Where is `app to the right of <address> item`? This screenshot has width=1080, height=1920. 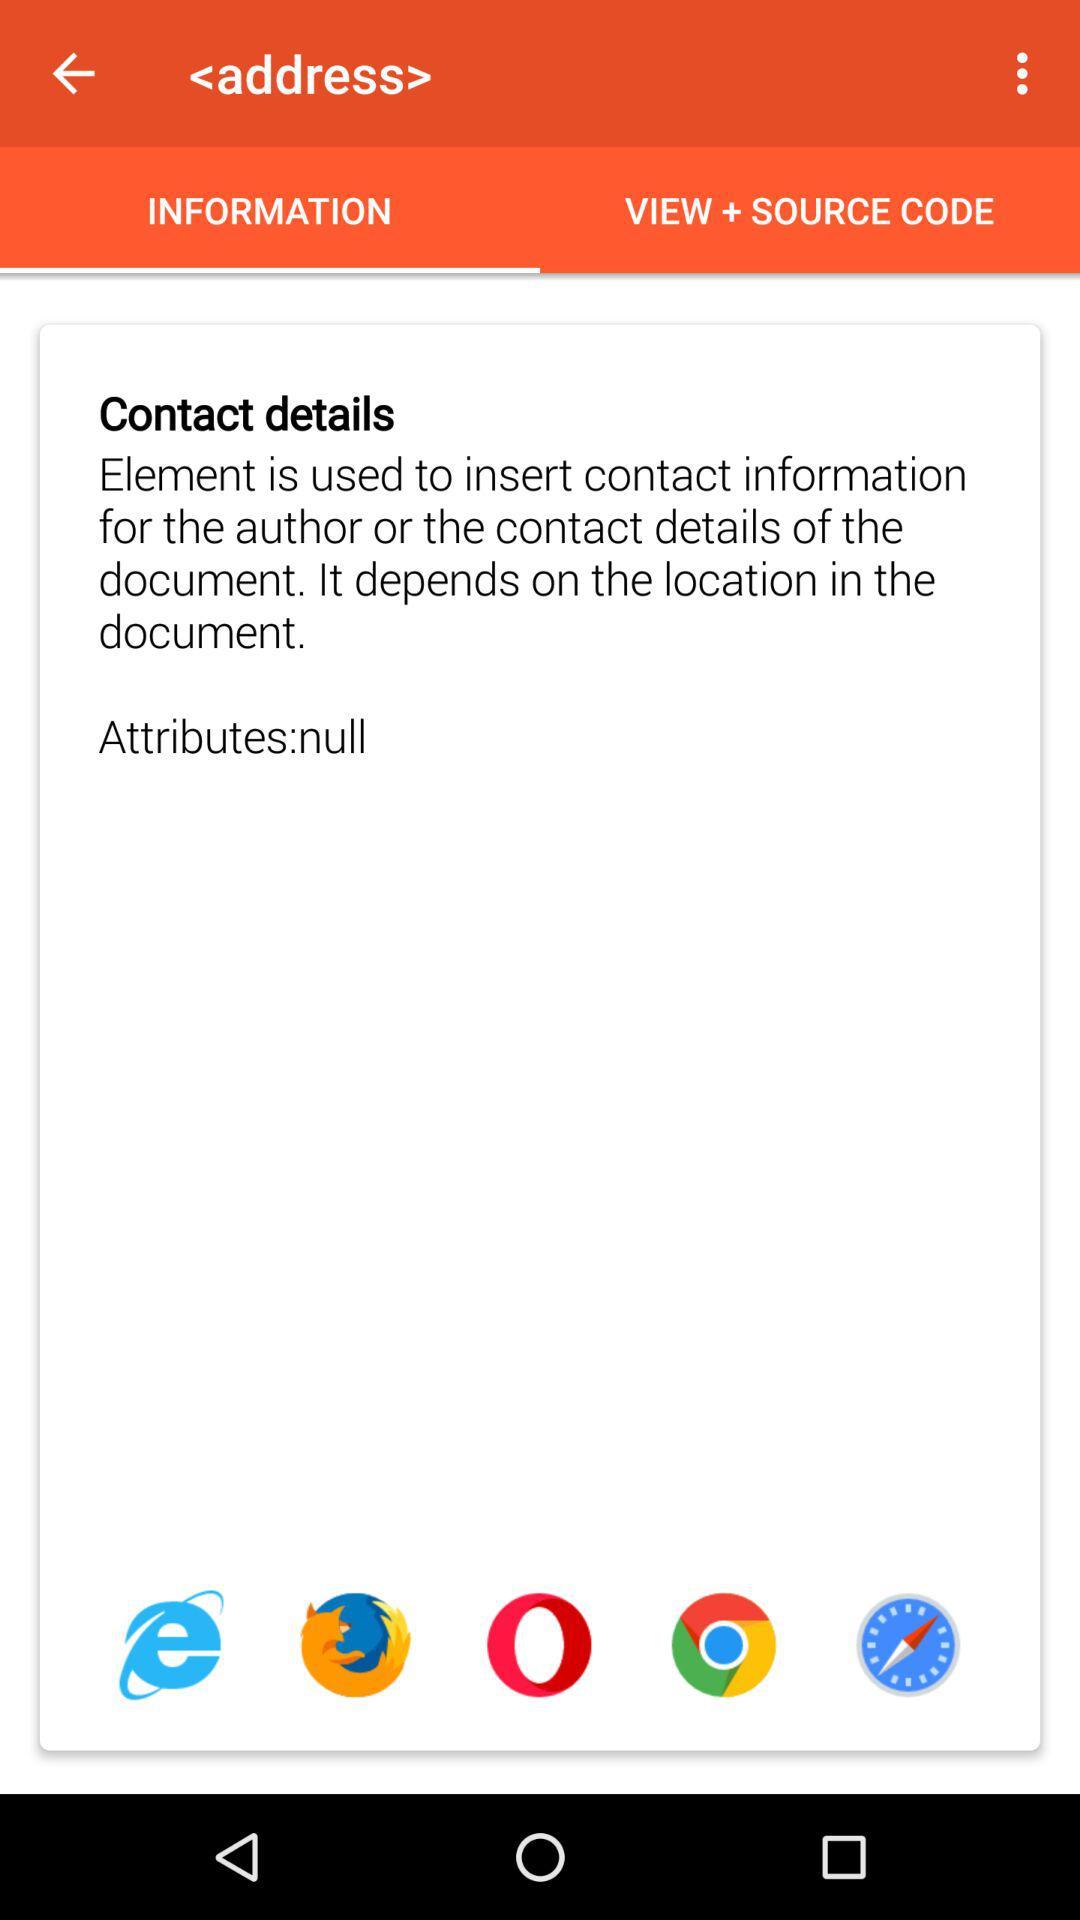 app to the right of <address> item is located at coordinates (1027, 73).